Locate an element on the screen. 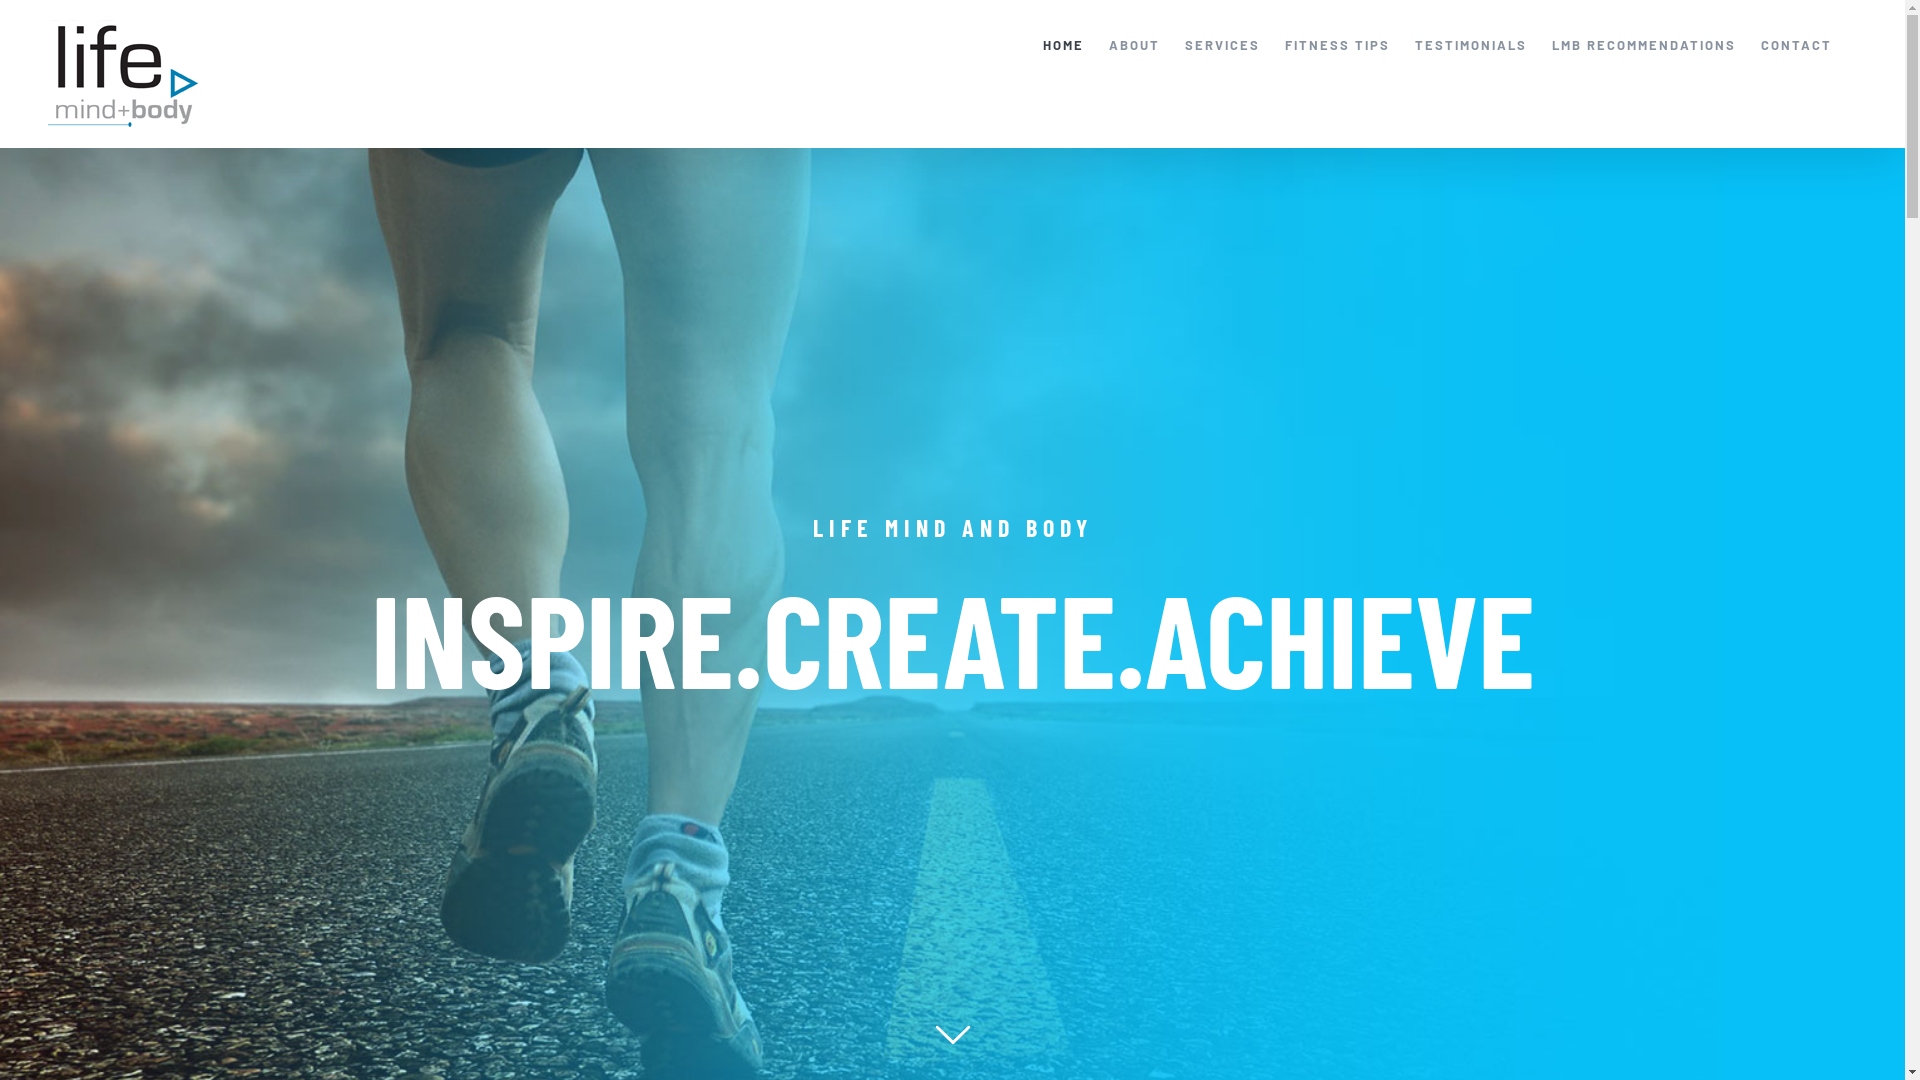  'ABOUT' is located at coordinates (1134, 45).